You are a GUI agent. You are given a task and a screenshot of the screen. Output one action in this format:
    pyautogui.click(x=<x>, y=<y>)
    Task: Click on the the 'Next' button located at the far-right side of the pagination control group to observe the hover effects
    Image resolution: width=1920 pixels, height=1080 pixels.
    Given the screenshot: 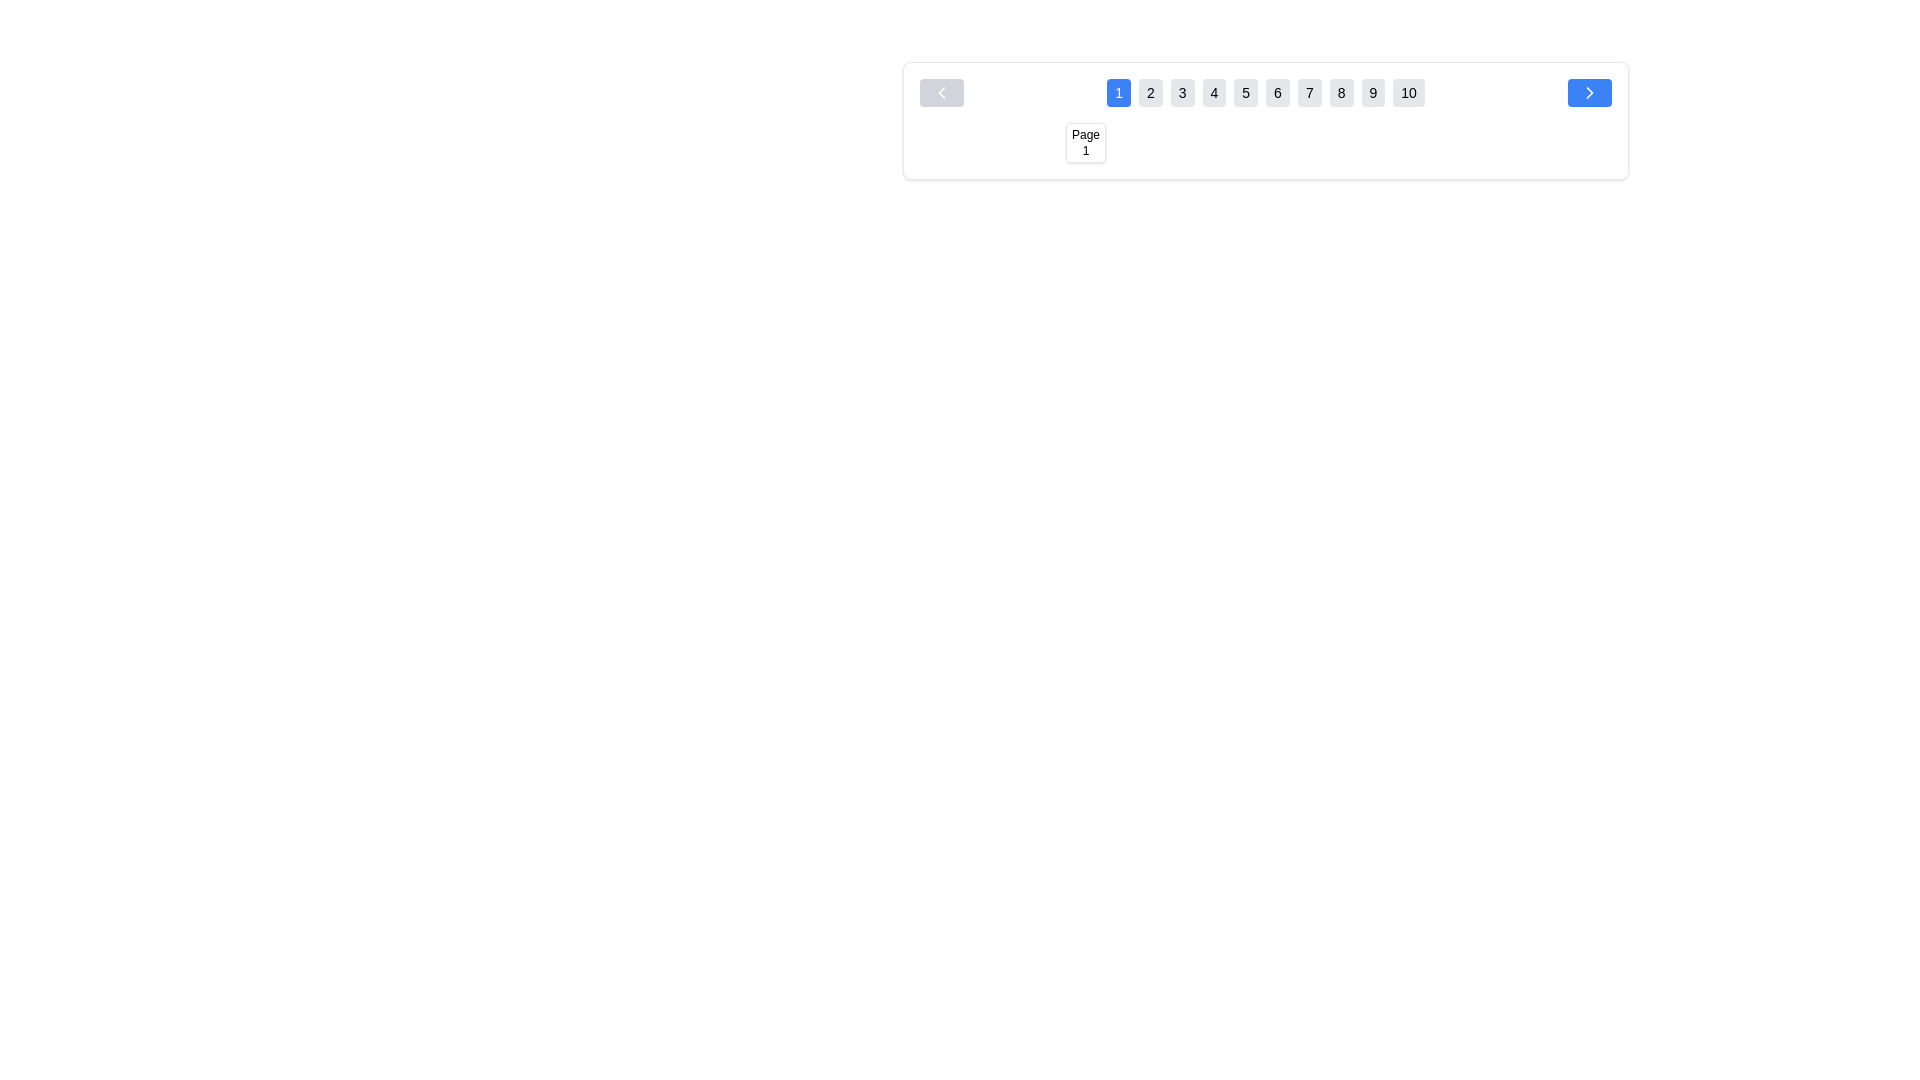 What is the action you would take?
    pyautogui.click(x=1588, y=92)
    